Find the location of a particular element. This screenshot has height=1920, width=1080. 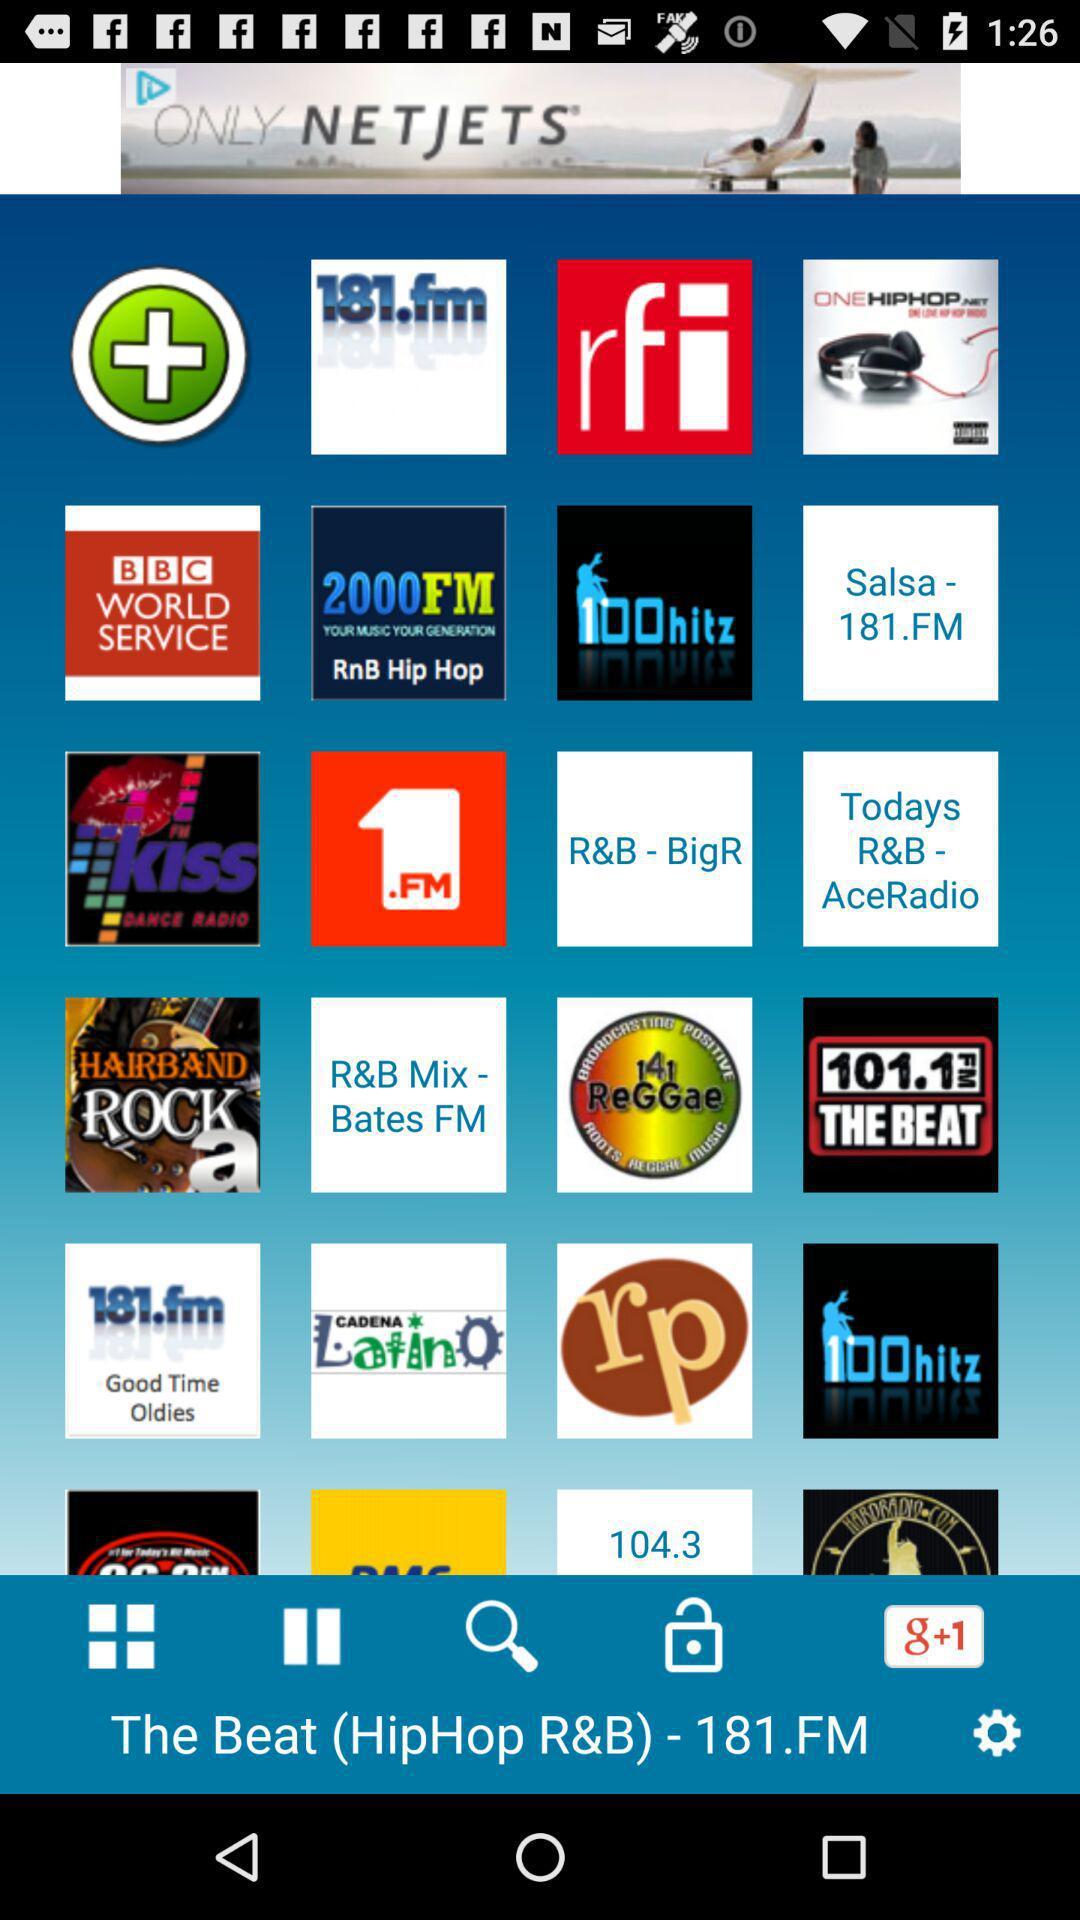

settings is located at coordinates (997, 1731).